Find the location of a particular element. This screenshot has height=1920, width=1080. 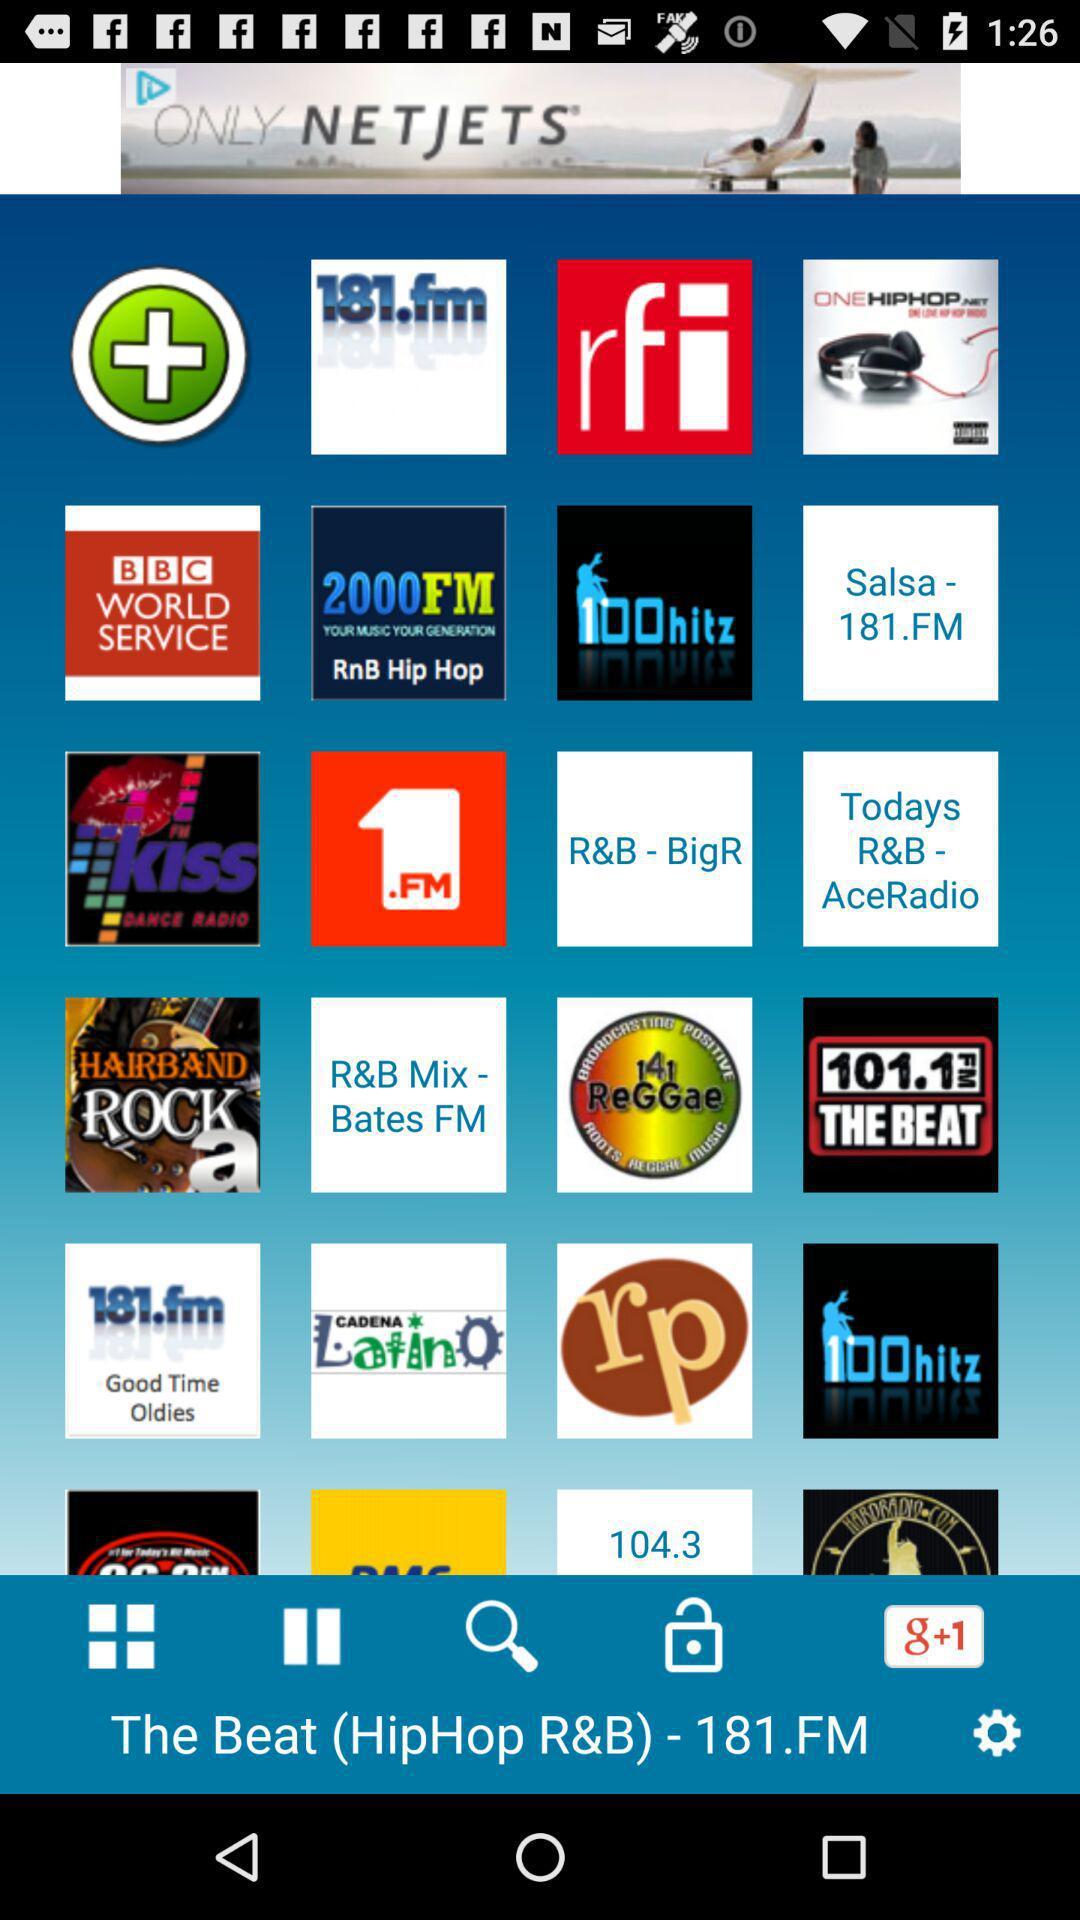

settings is located at coordinates (997, 1731).